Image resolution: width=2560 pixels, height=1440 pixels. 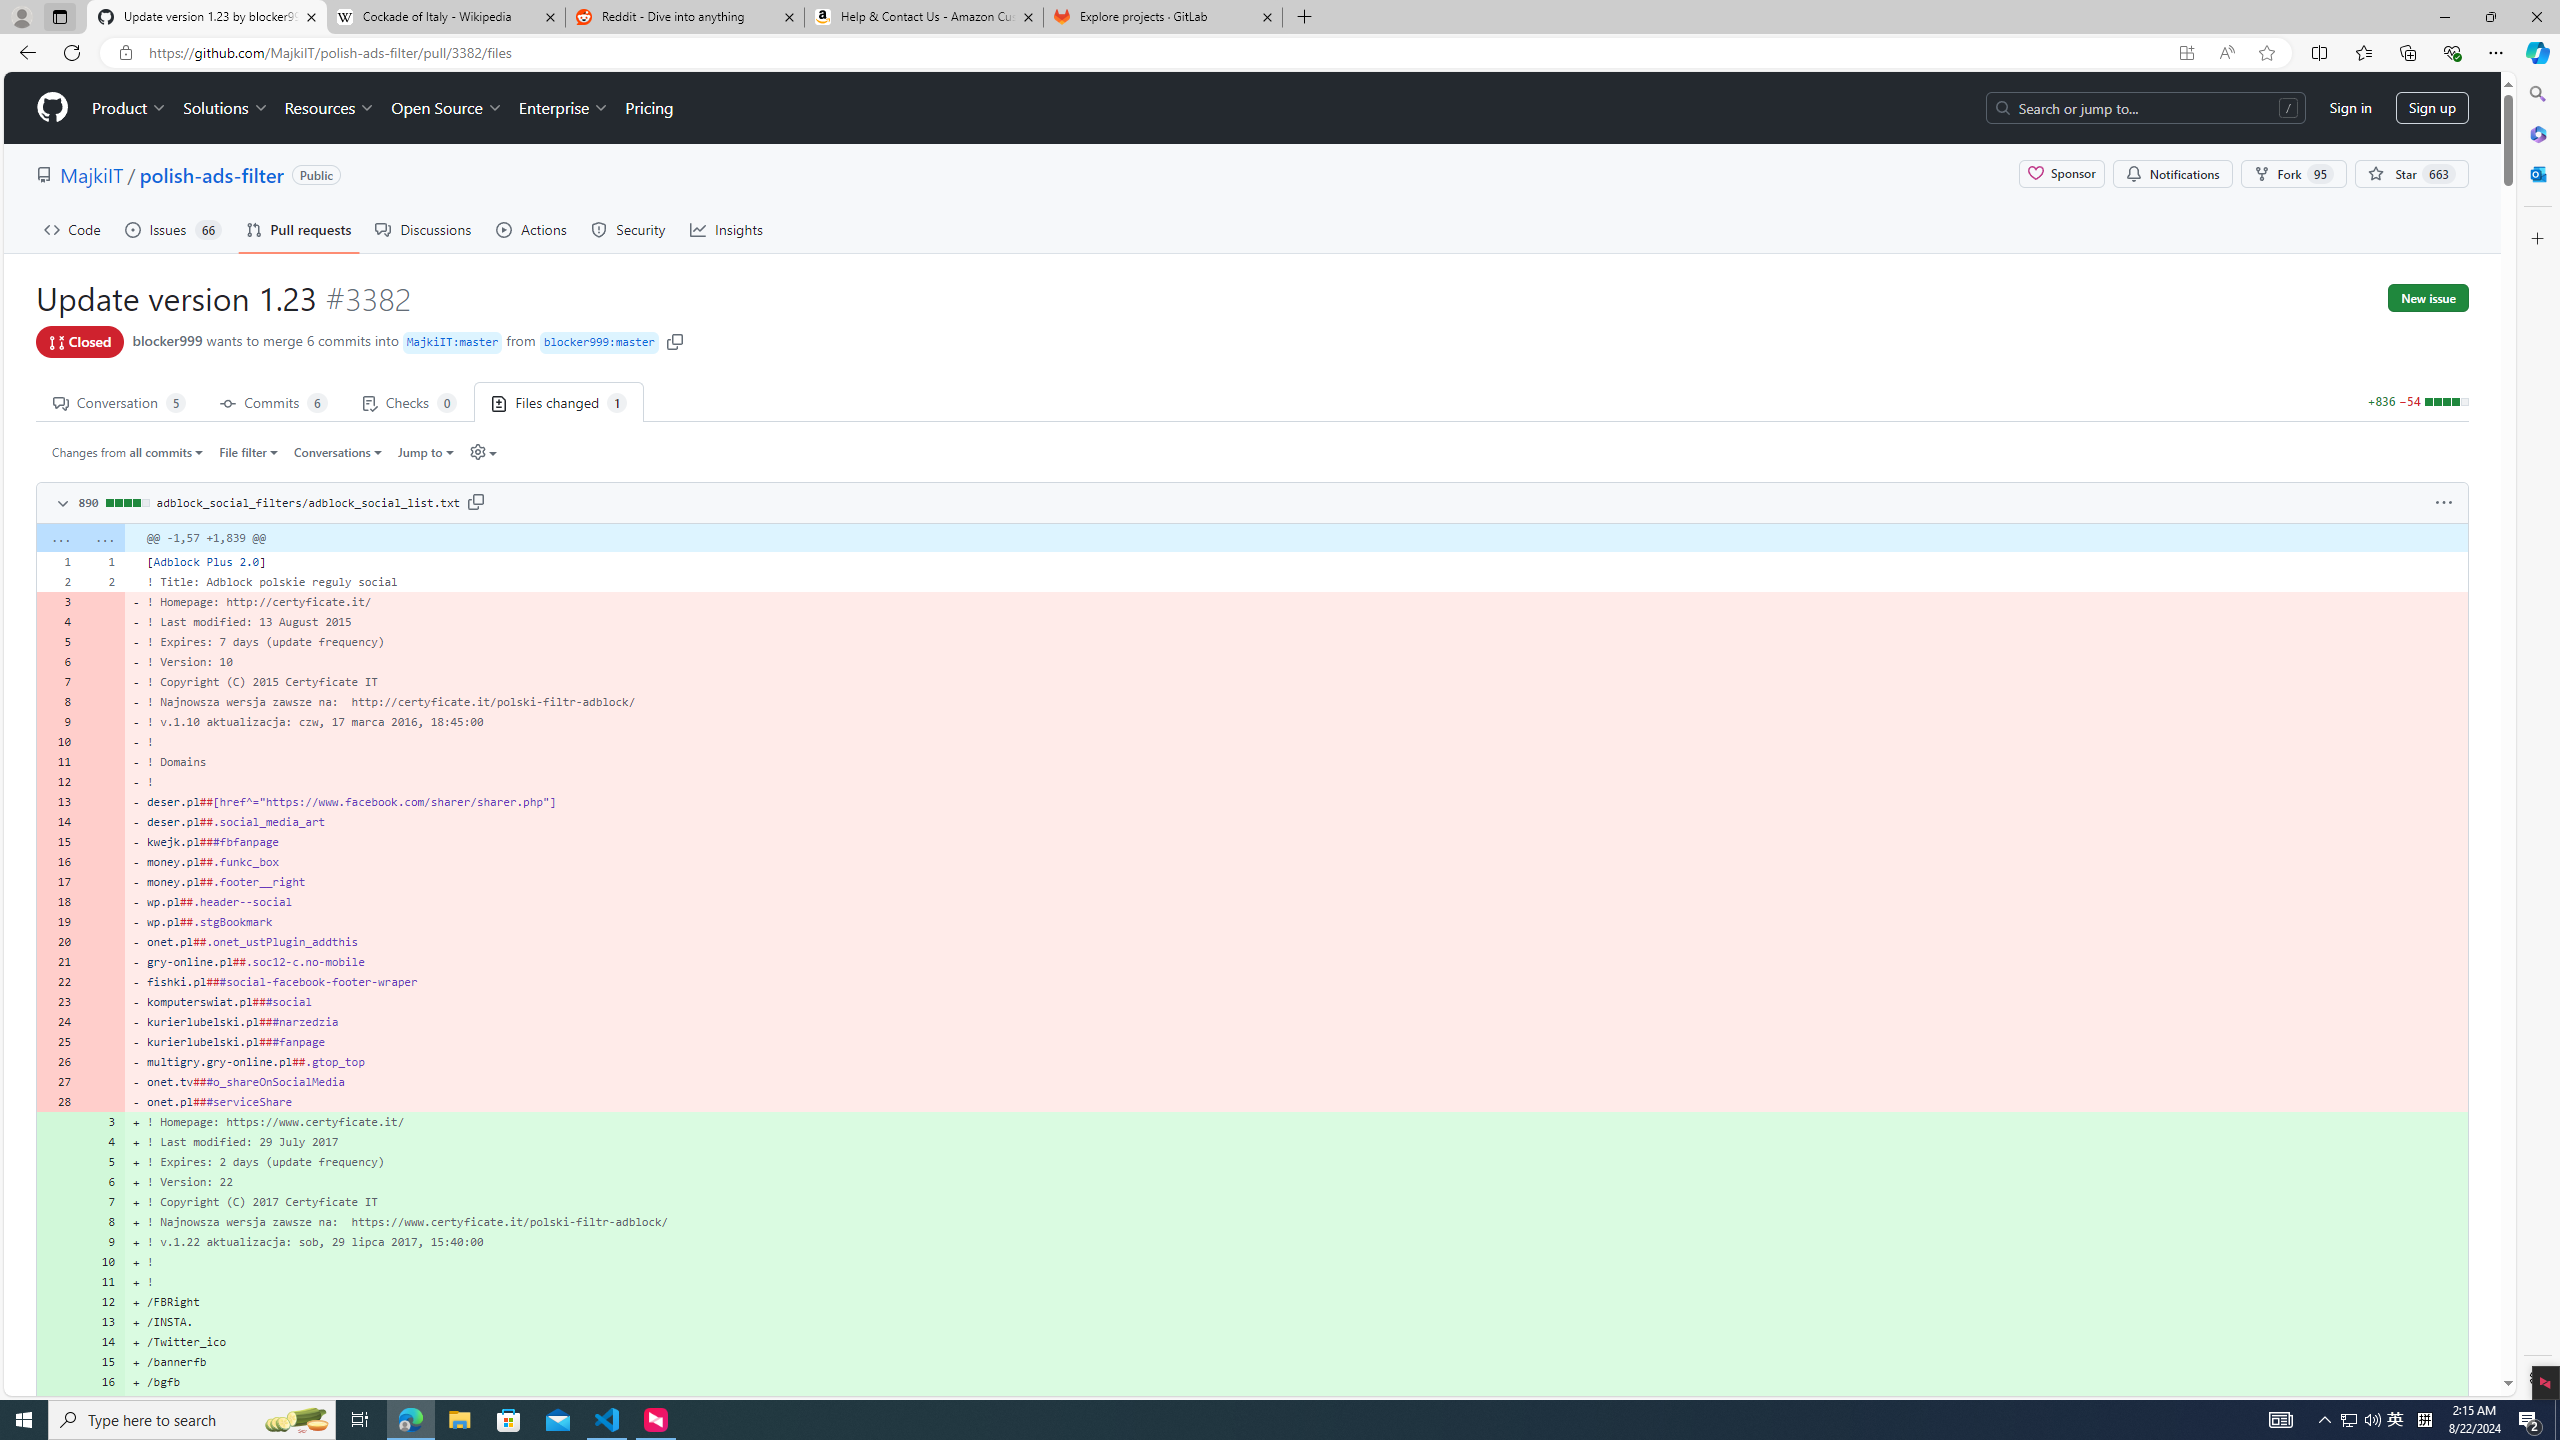 What do you see at coordinates (2410, 173) in the screenshot?
I see `' Star 663'` at bounding box center [2410, 173].